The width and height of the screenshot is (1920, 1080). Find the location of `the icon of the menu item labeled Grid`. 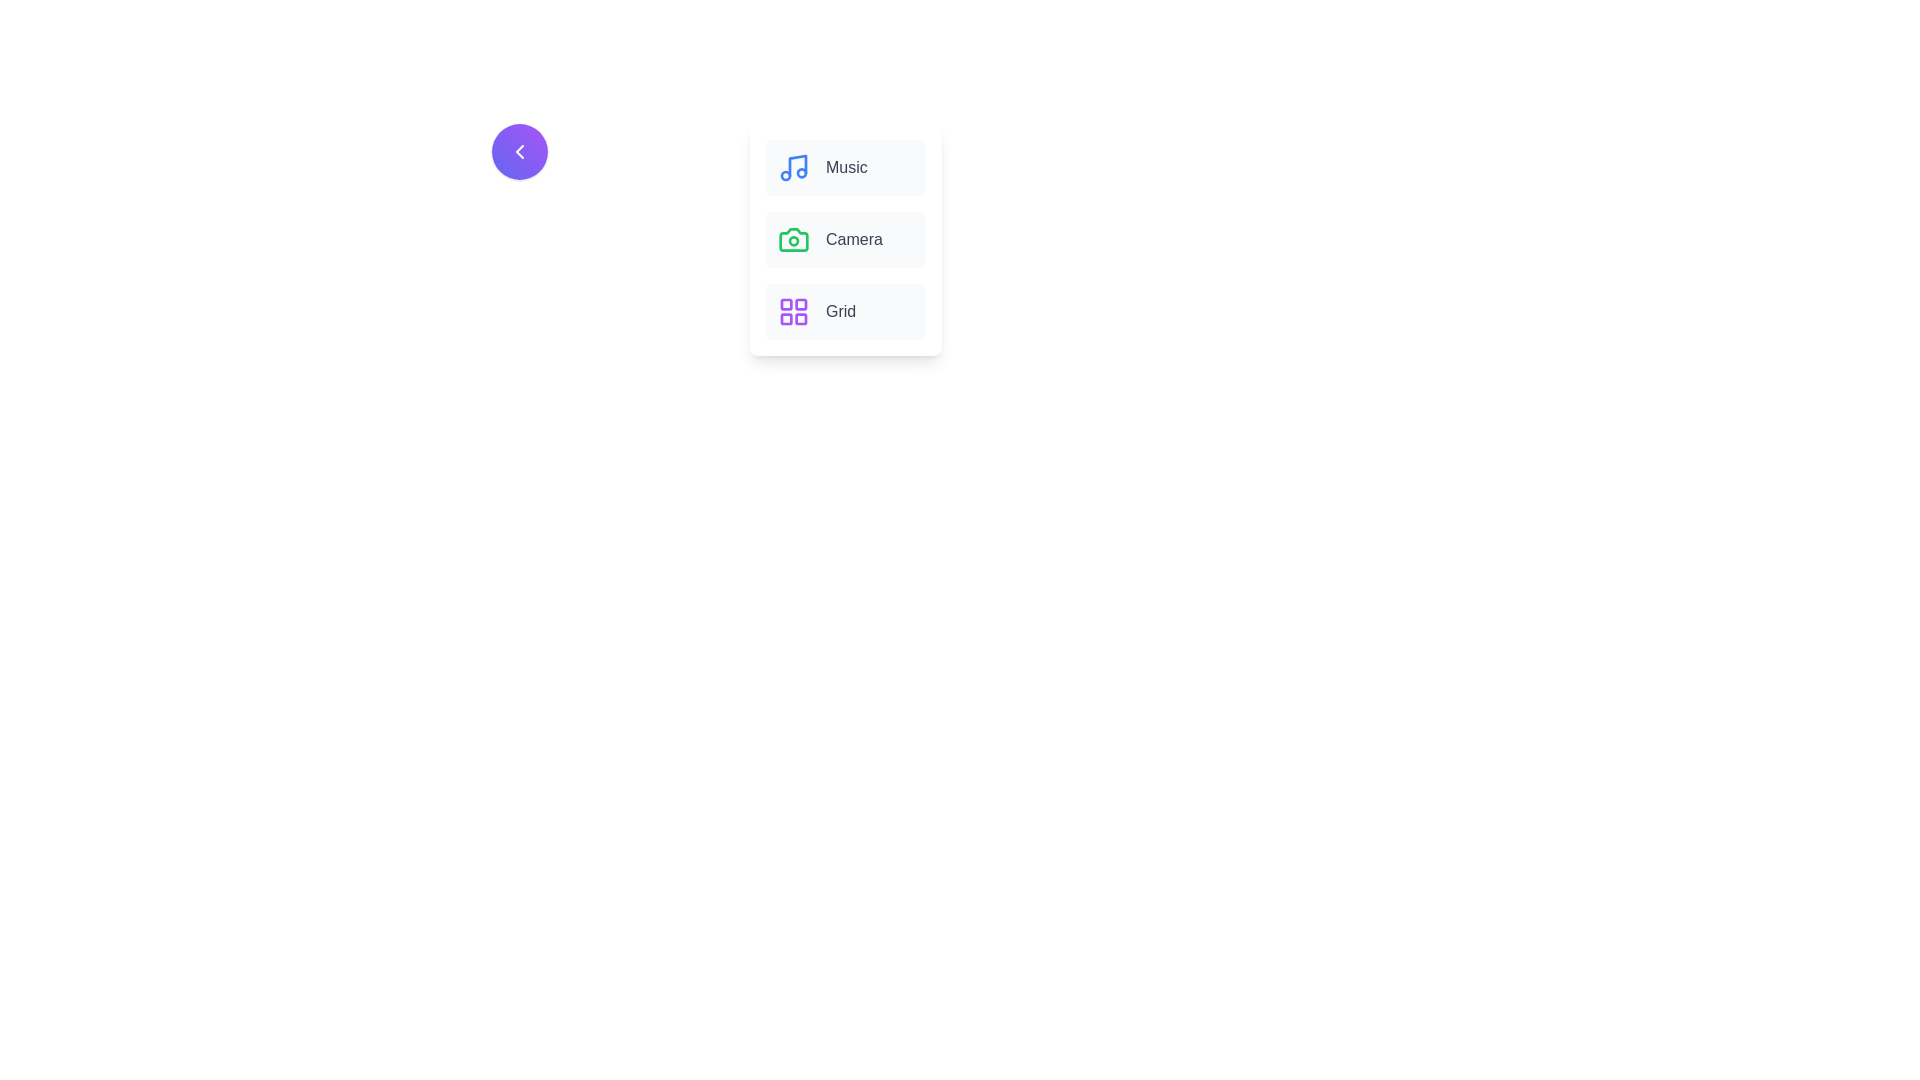

the icon of the menu item labeled Grid is located at coordinates (792, 312).